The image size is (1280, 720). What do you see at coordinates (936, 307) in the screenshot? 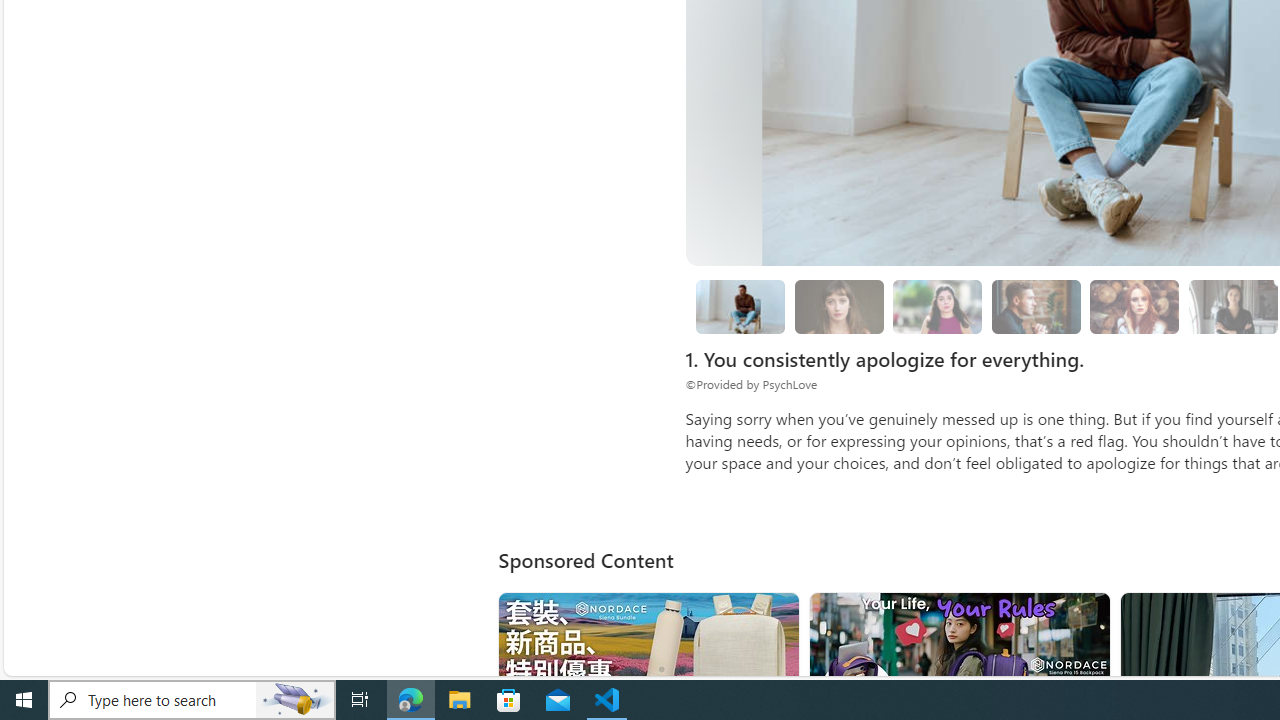
I see `'4. You can name and understand your feelings.'` at bounding box center [936, 307].